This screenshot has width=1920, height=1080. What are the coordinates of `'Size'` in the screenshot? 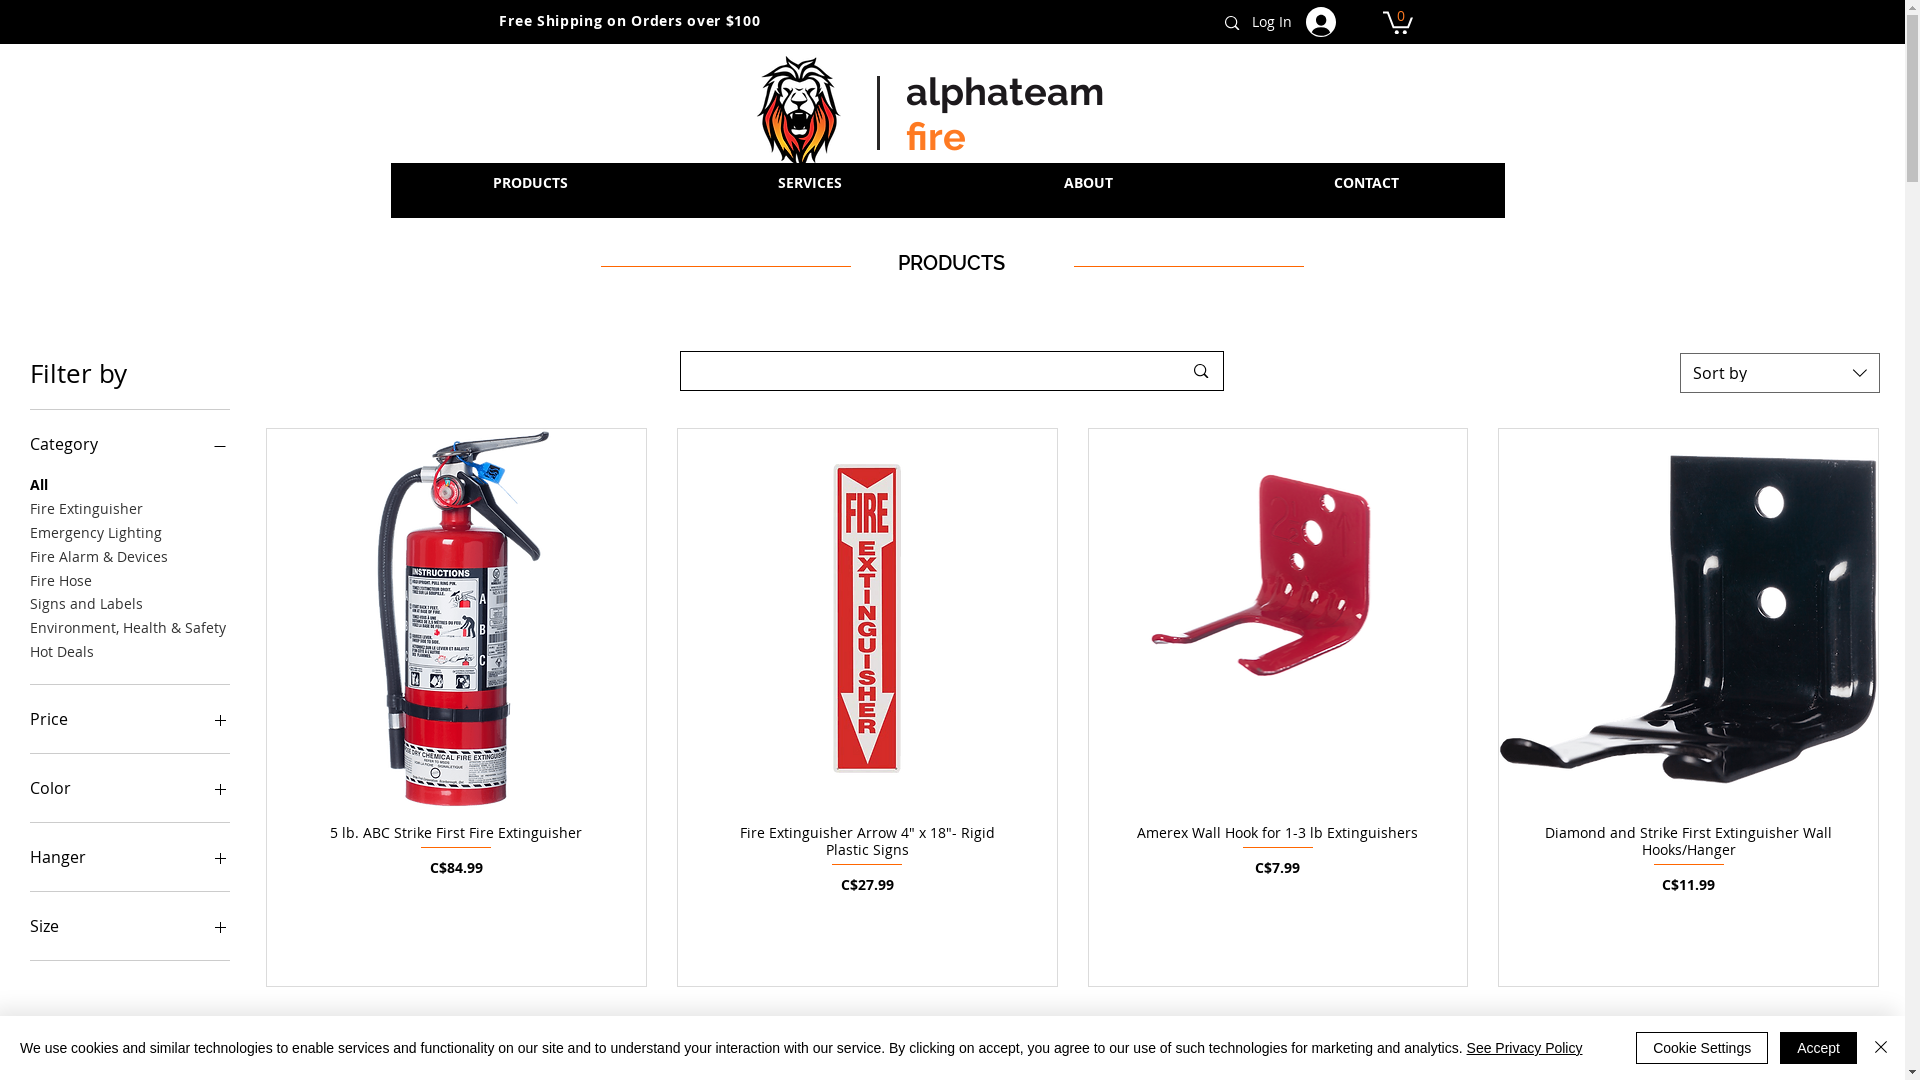 It's located at (128, 925).